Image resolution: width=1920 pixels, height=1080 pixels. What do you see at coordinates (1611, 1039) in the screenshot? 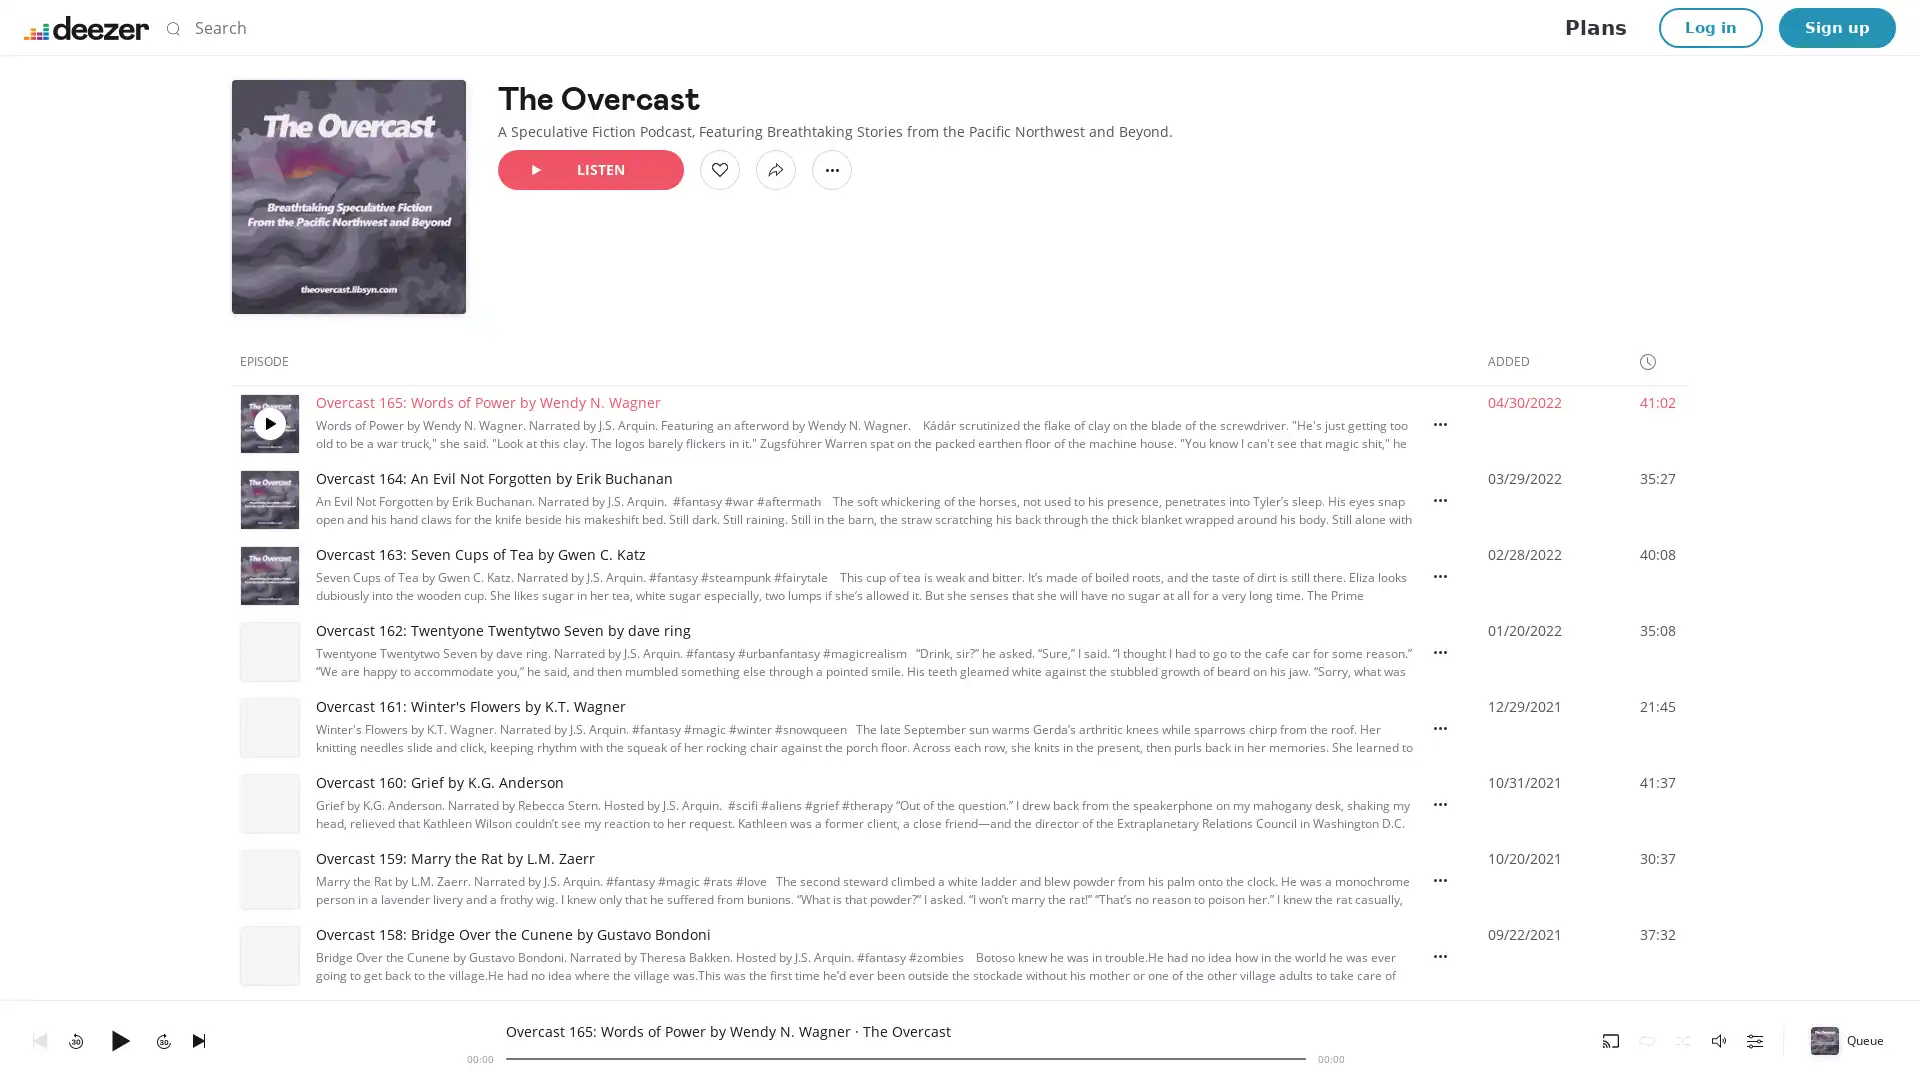
I see `Chromecast` at bounding box center [1611, 1039].